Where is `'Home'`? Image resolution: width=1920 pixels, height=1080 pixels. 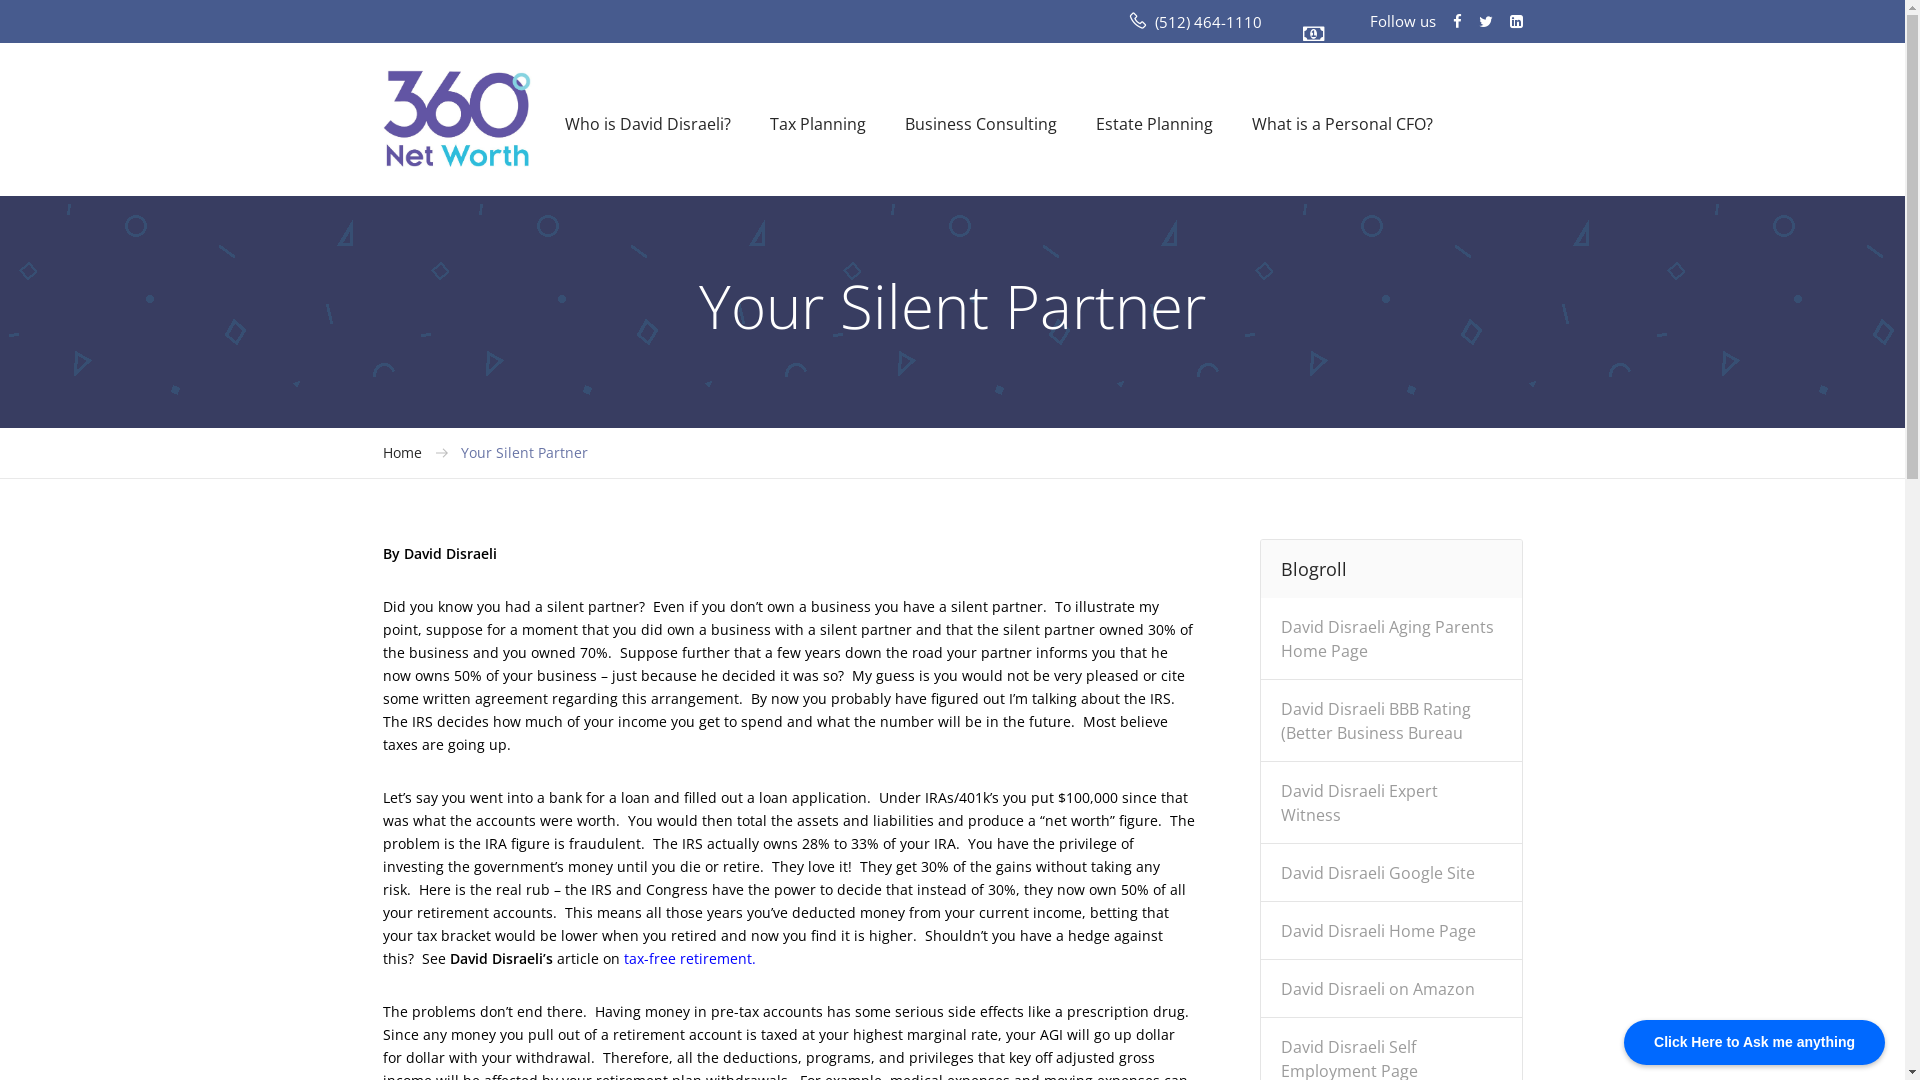 'Home' is located at coordinates (400, 452).